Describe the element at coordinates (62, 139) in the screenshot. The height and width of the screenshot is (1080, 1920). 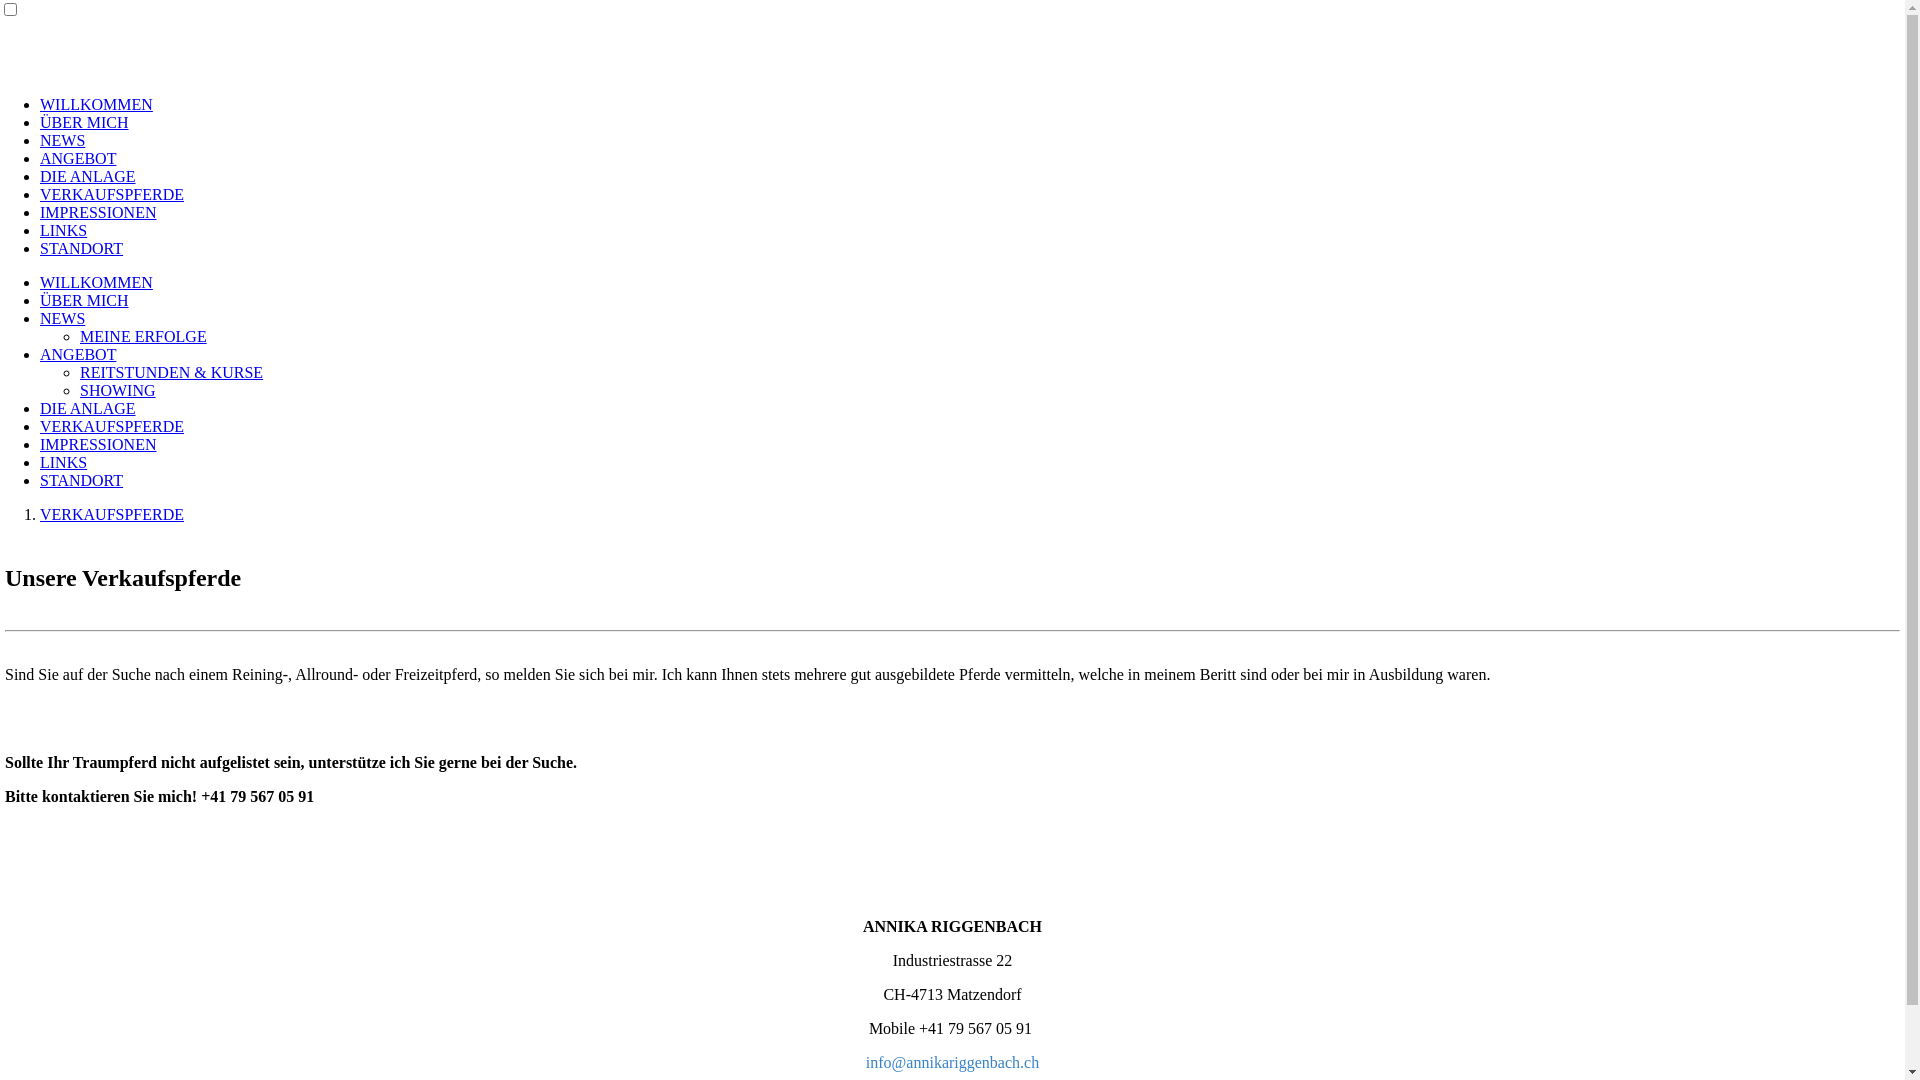
I see `'NEWS'` at that location.